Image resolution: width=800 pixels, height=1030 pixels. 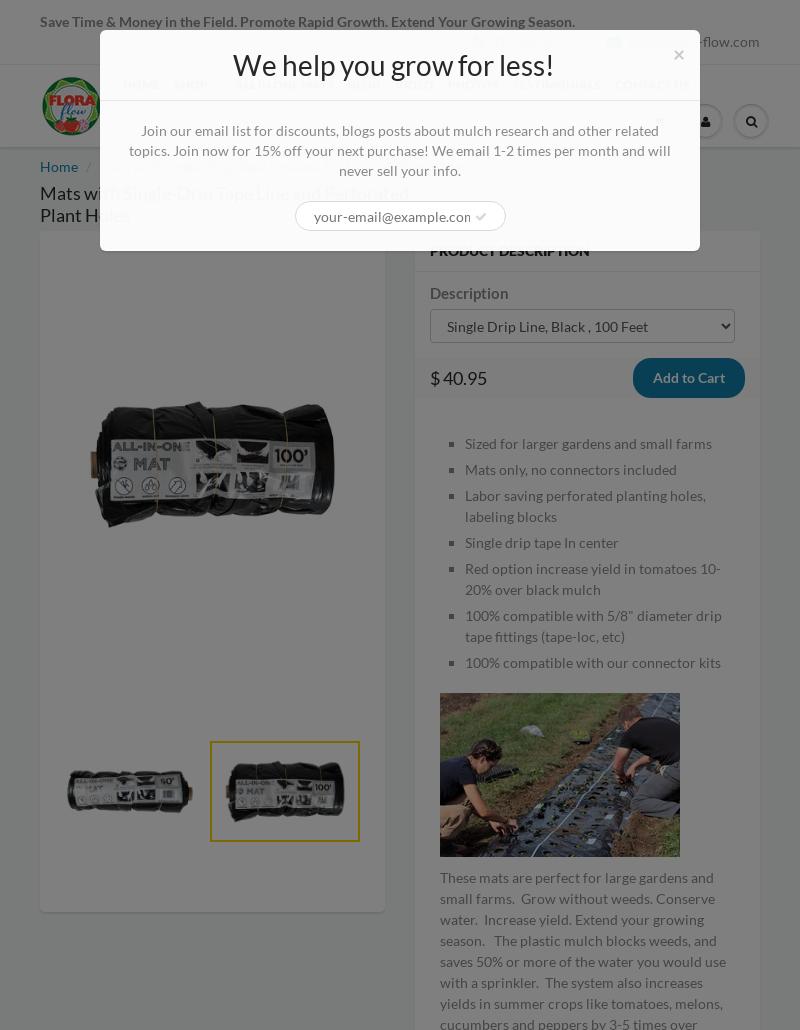 I want to click on 'Product Description', so click(x=508, y=250).